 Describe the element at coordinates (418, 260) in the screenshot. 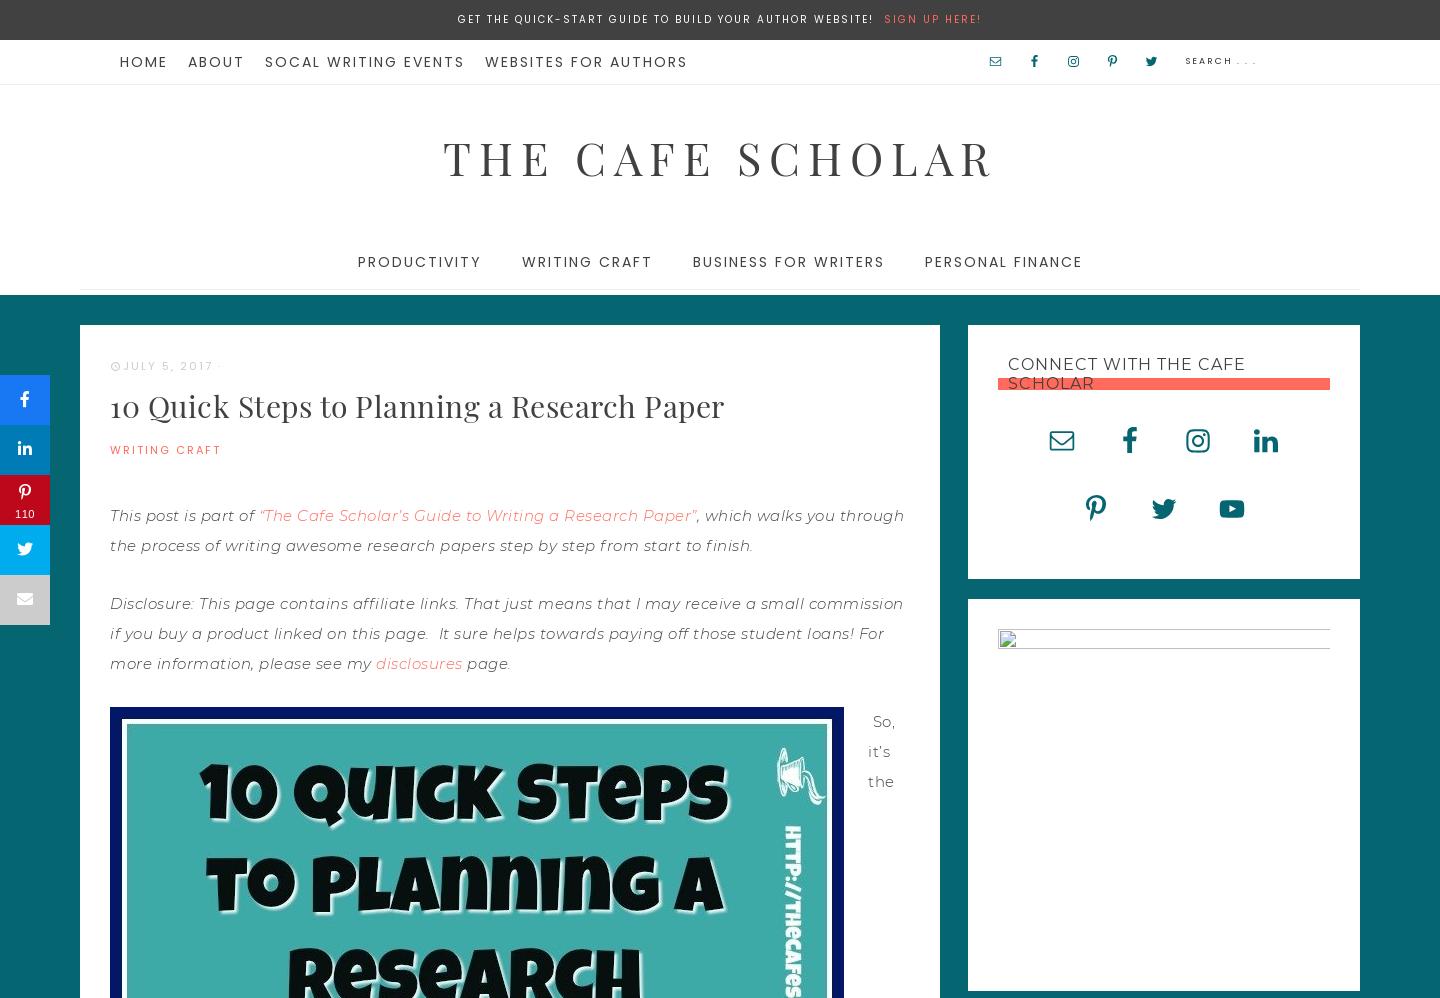

I see `'Productivity'` at that location.